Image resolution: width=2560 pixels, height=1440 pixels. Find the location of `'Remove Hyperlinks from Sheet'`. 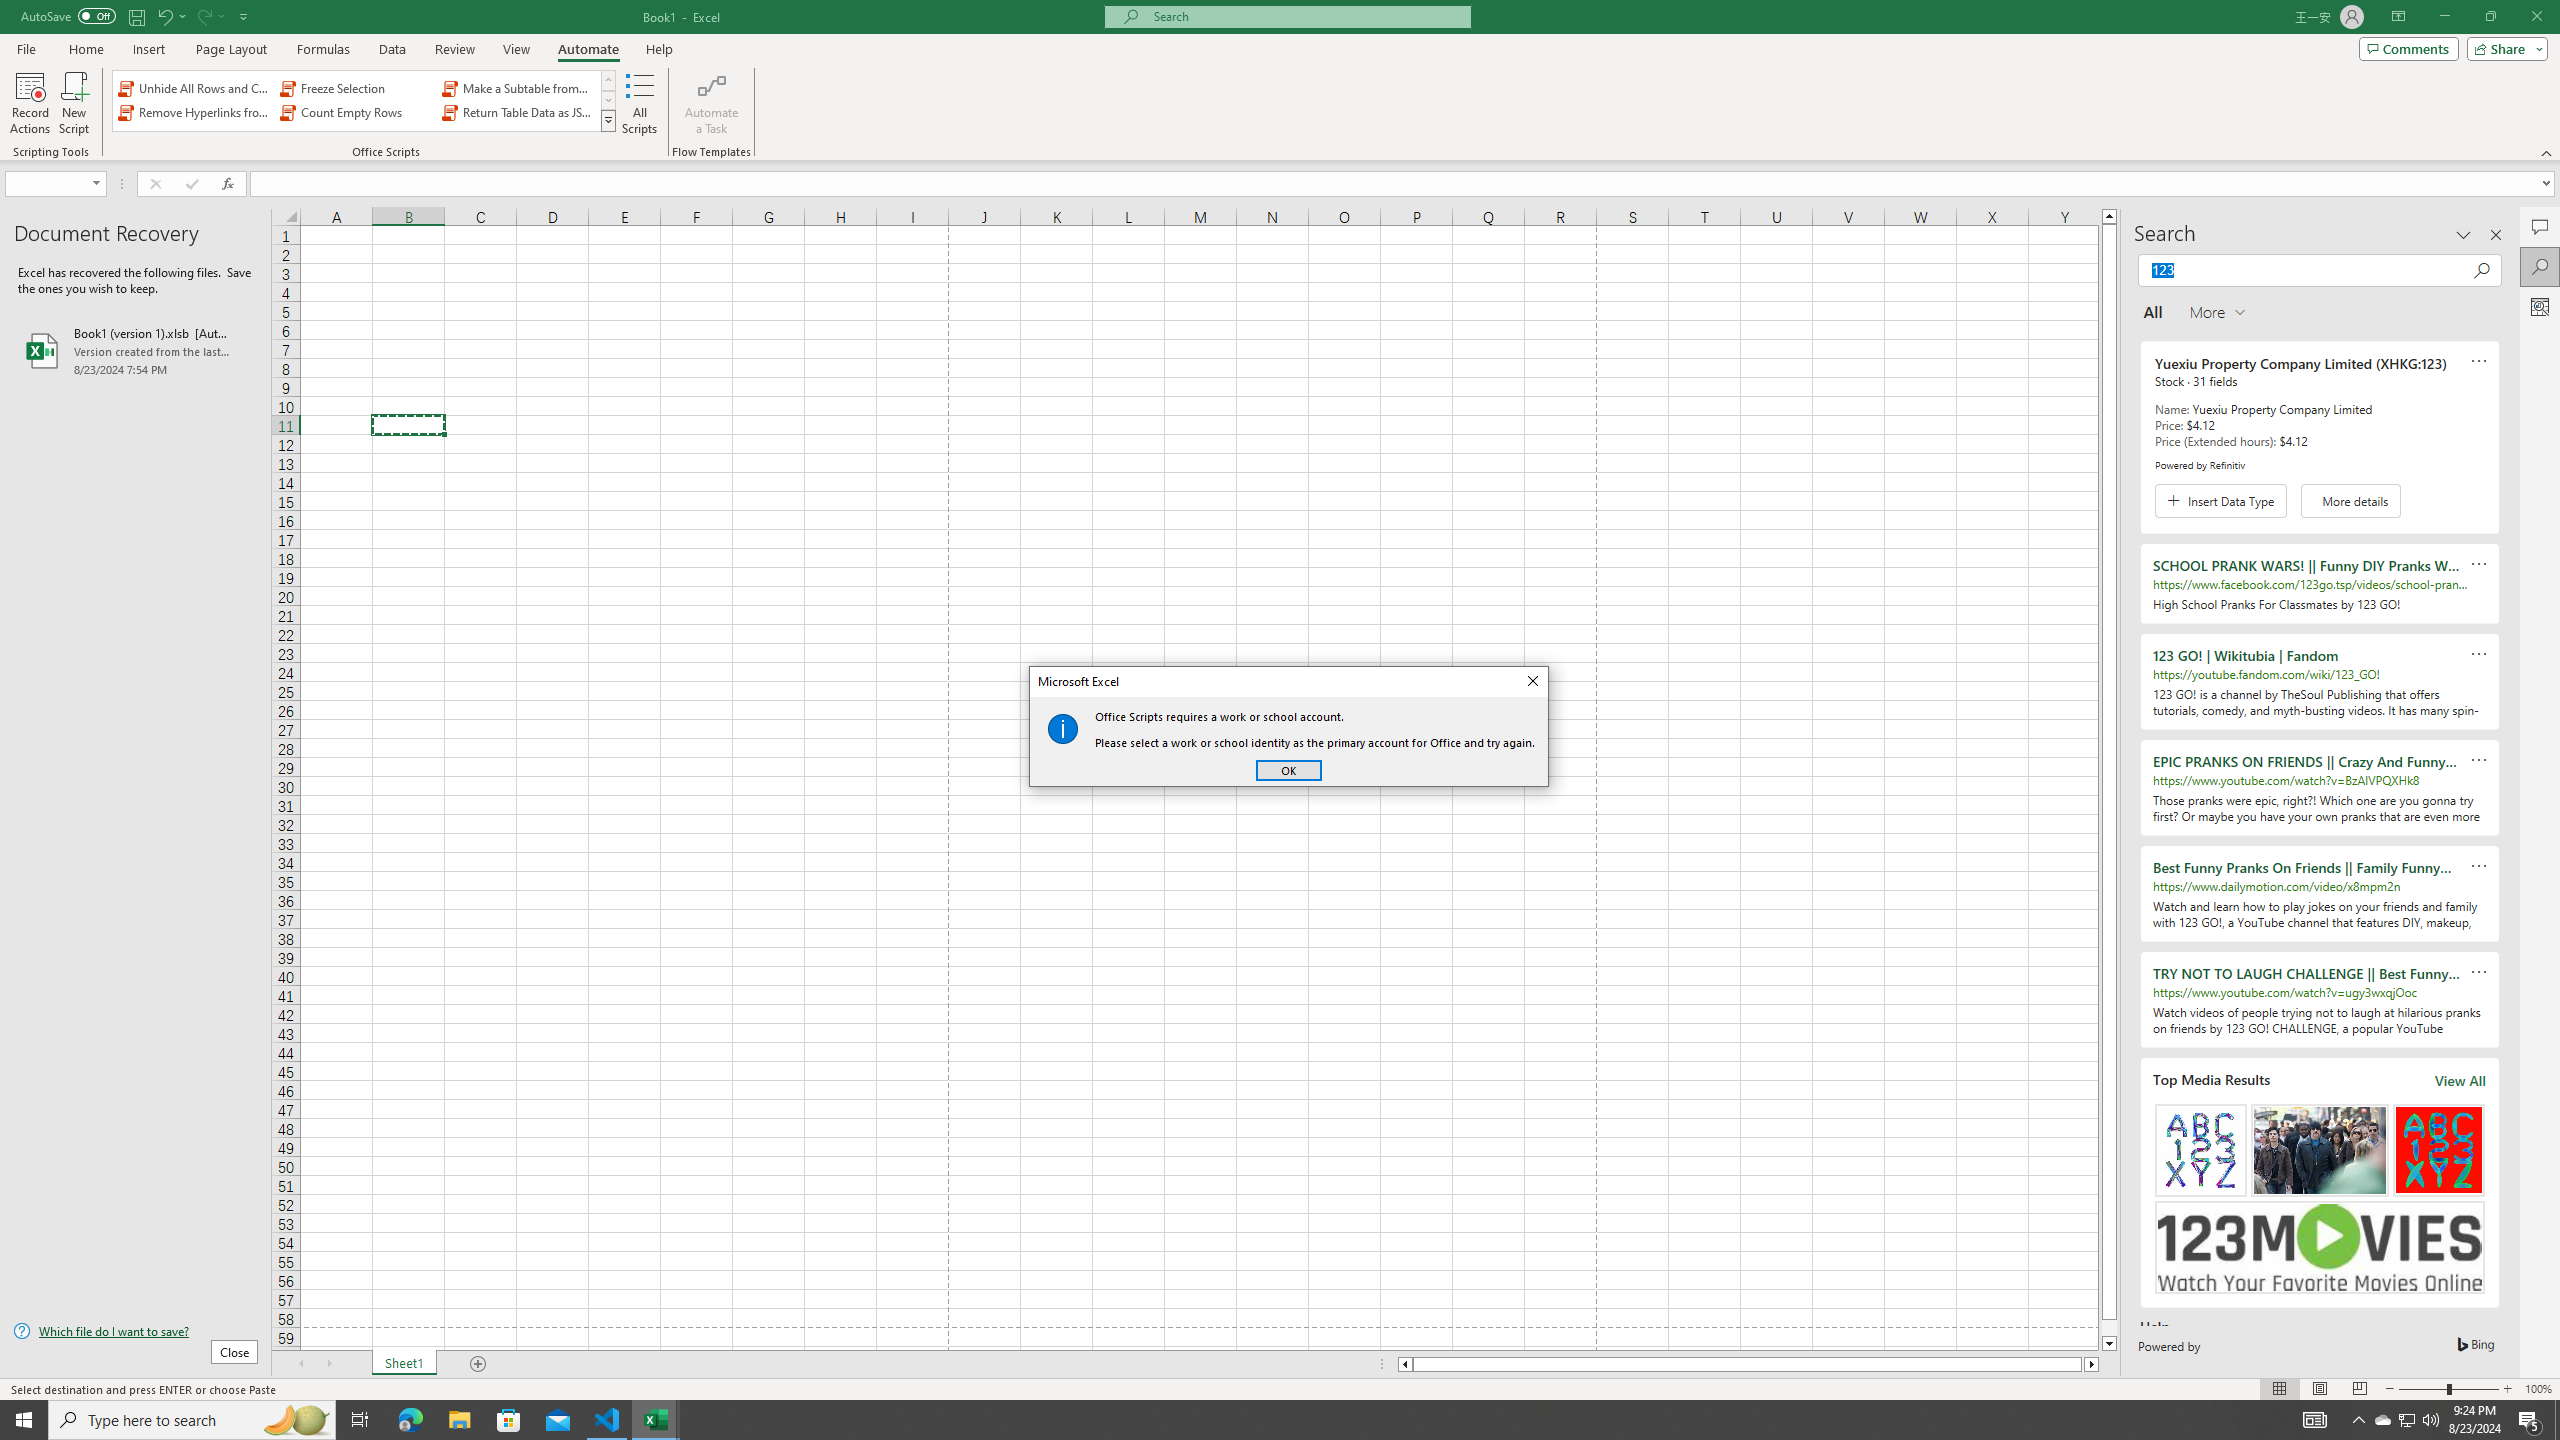

'Remove Hyperlinks from Sheet' is located at coordinates (195, 112).